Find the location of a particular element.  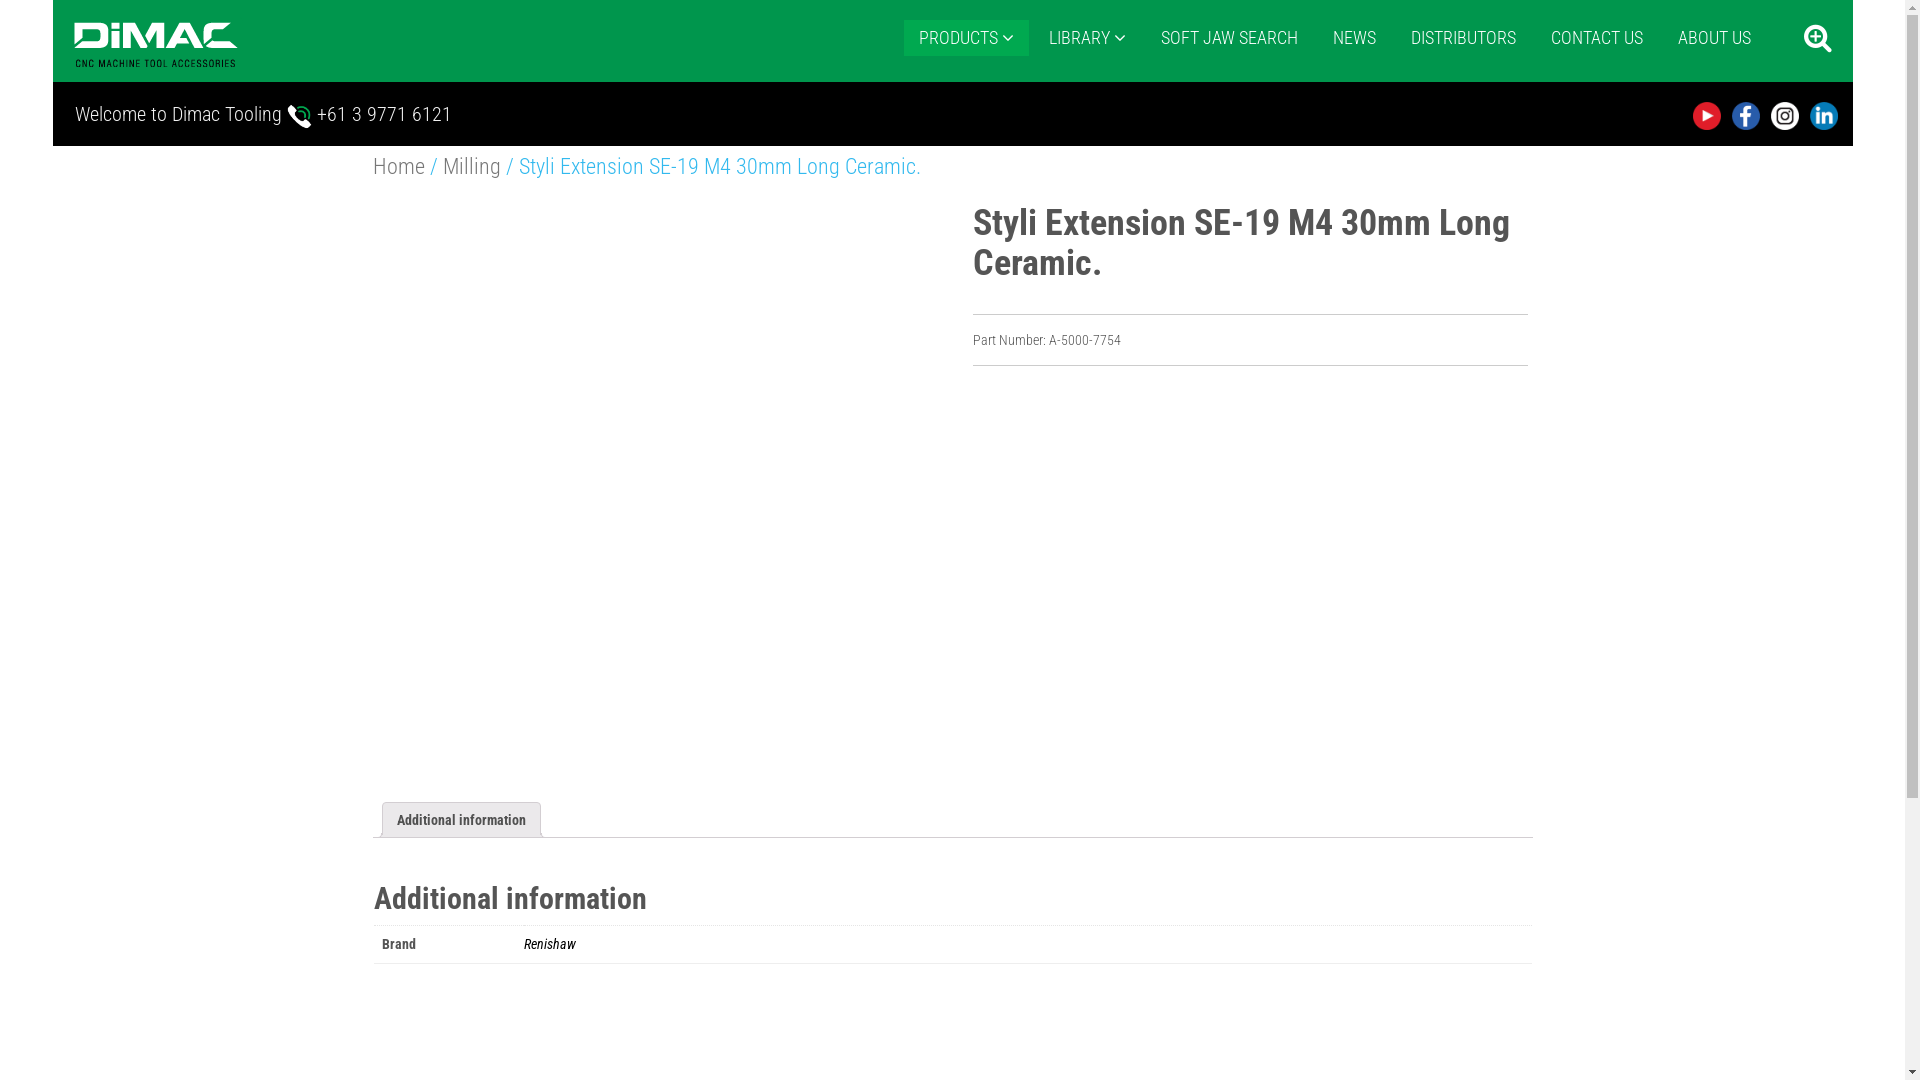

'Milling' is located at coordinates (469, 164).